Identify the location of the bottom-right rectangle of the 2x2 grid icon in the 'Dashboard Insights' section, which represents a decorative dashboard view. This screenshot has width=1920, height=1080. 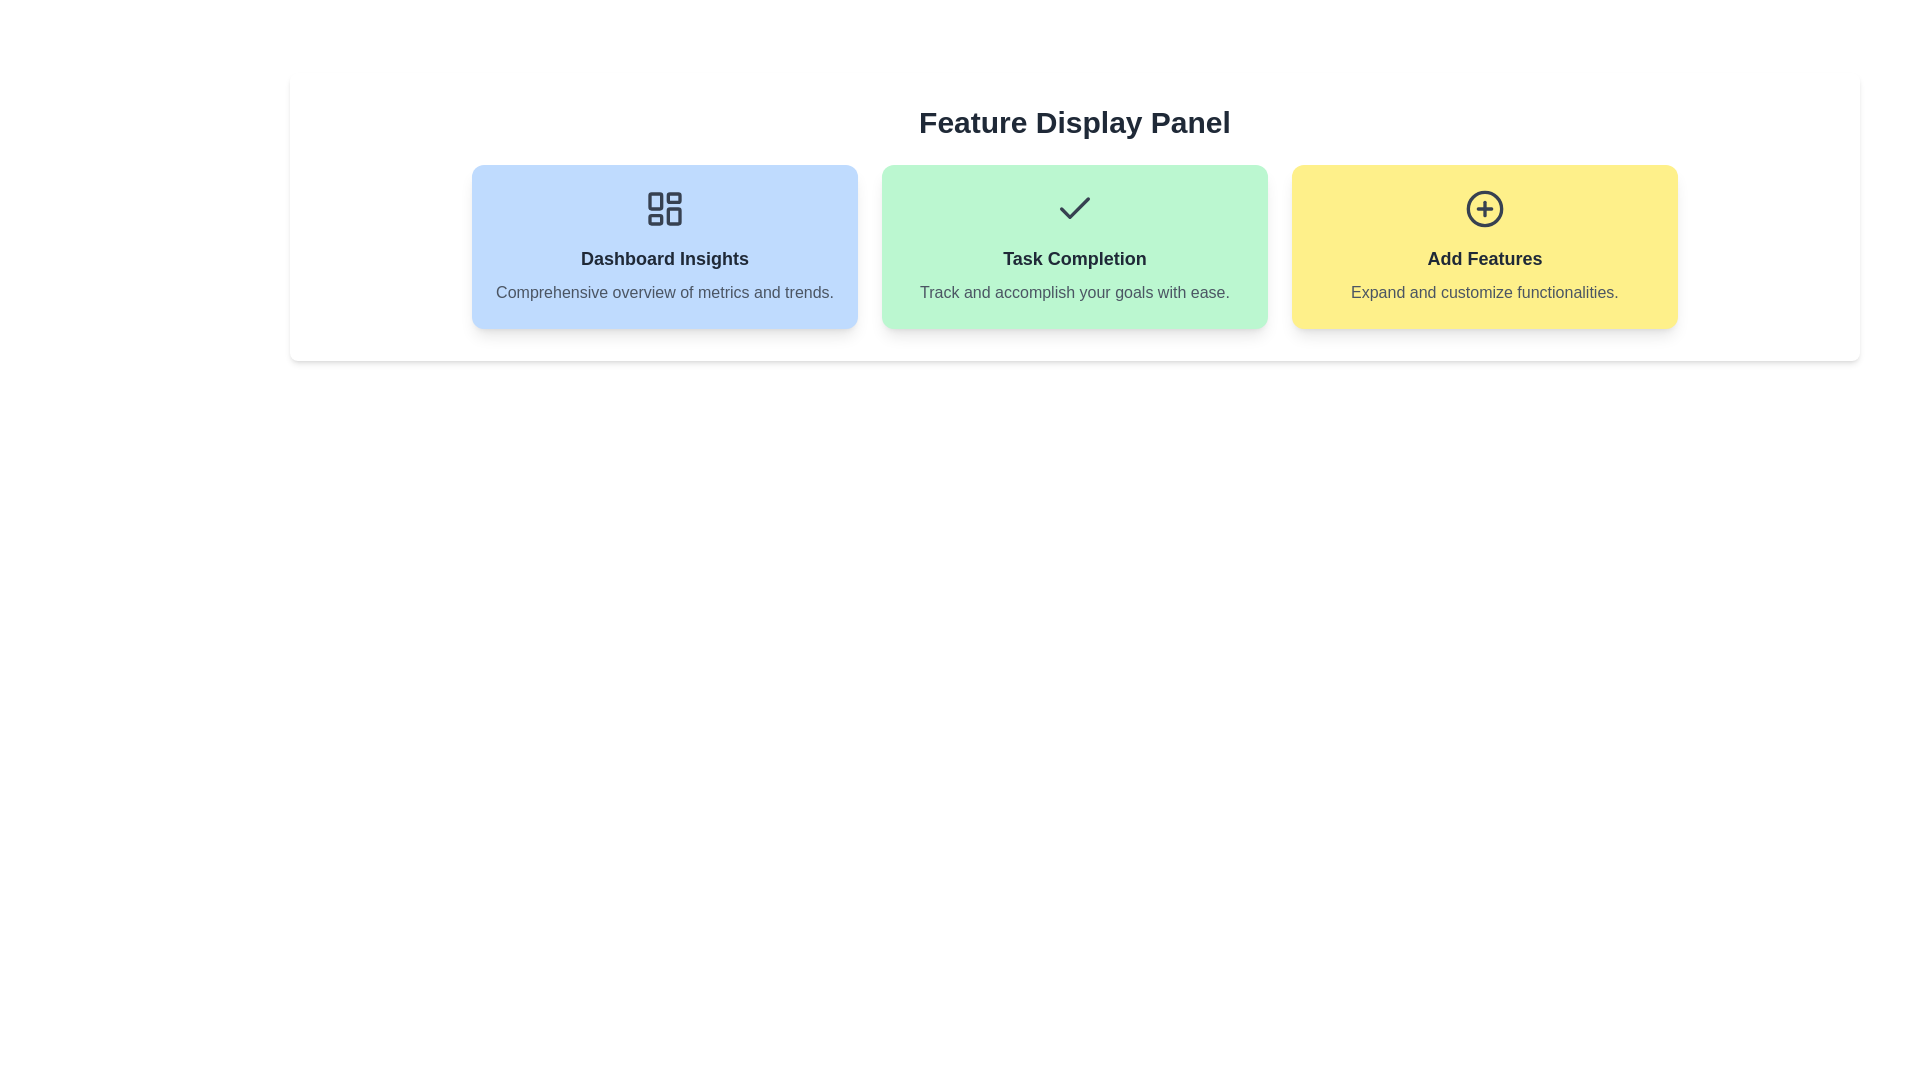
(674, 216).